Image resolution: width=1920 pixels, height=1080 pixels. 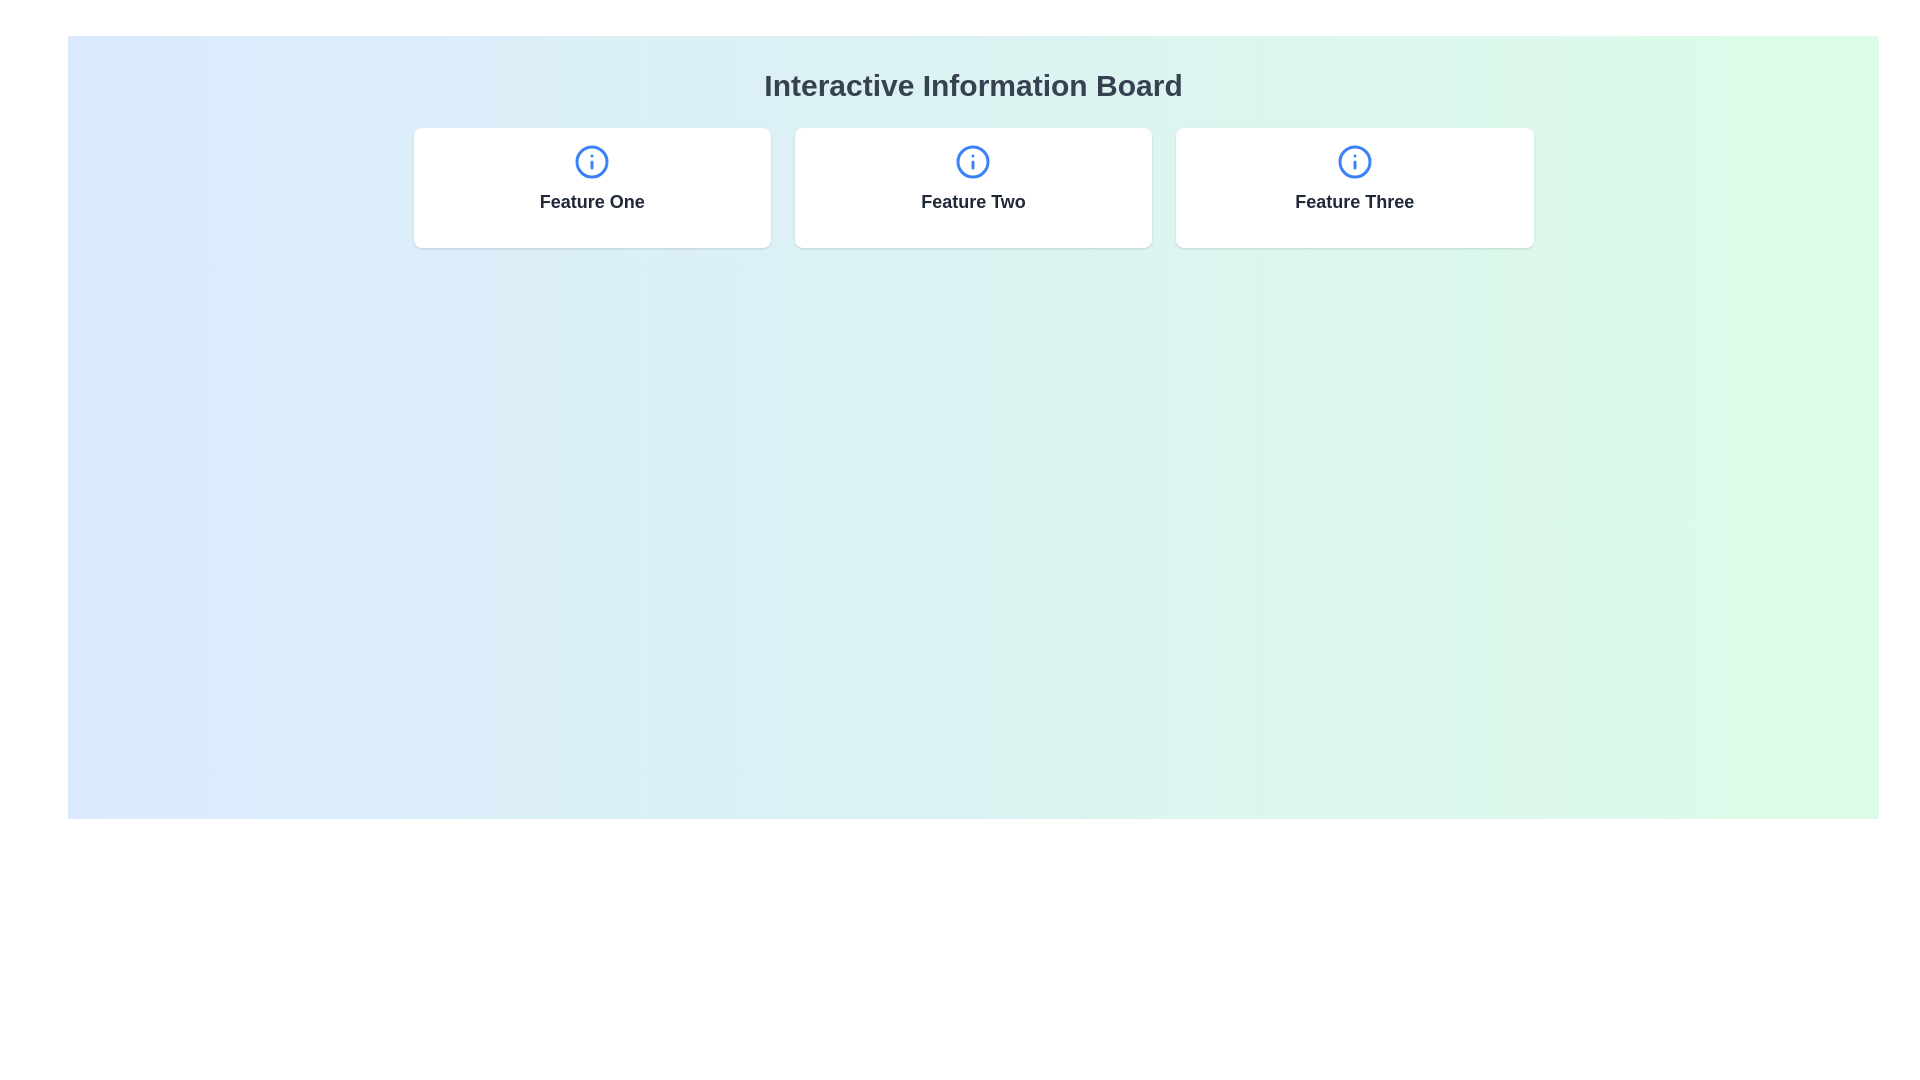 What do you see at coordinates (591, 180) in the screenshot?
I see `the label with icon for 'Feature One', which is the first element in the middle-left section of the interface, inside a white-background card with rounded corners` at bounding box center [591, 180].